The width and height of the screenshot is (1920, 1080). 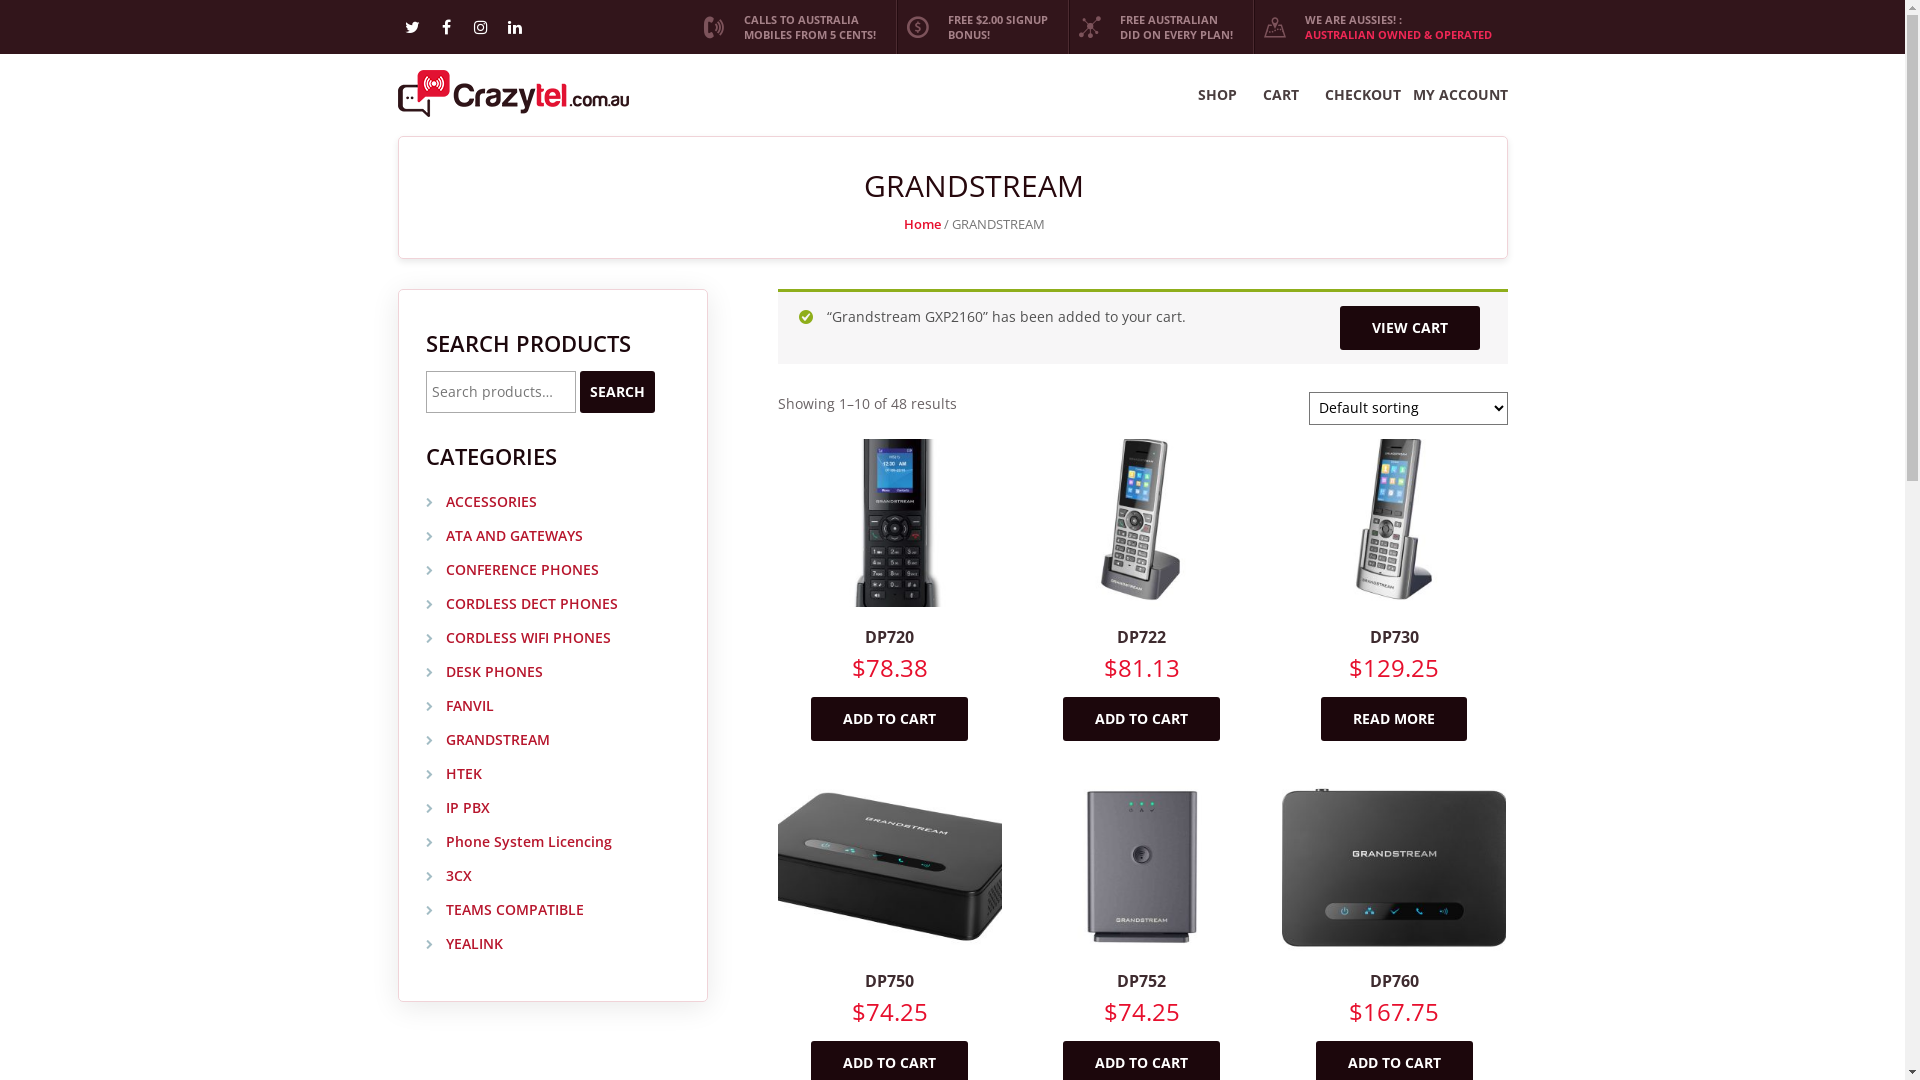 What do you see at coordinates (1392, 927) in the screenshot?
I see `'DP760` at bounding box center [1392, 927].